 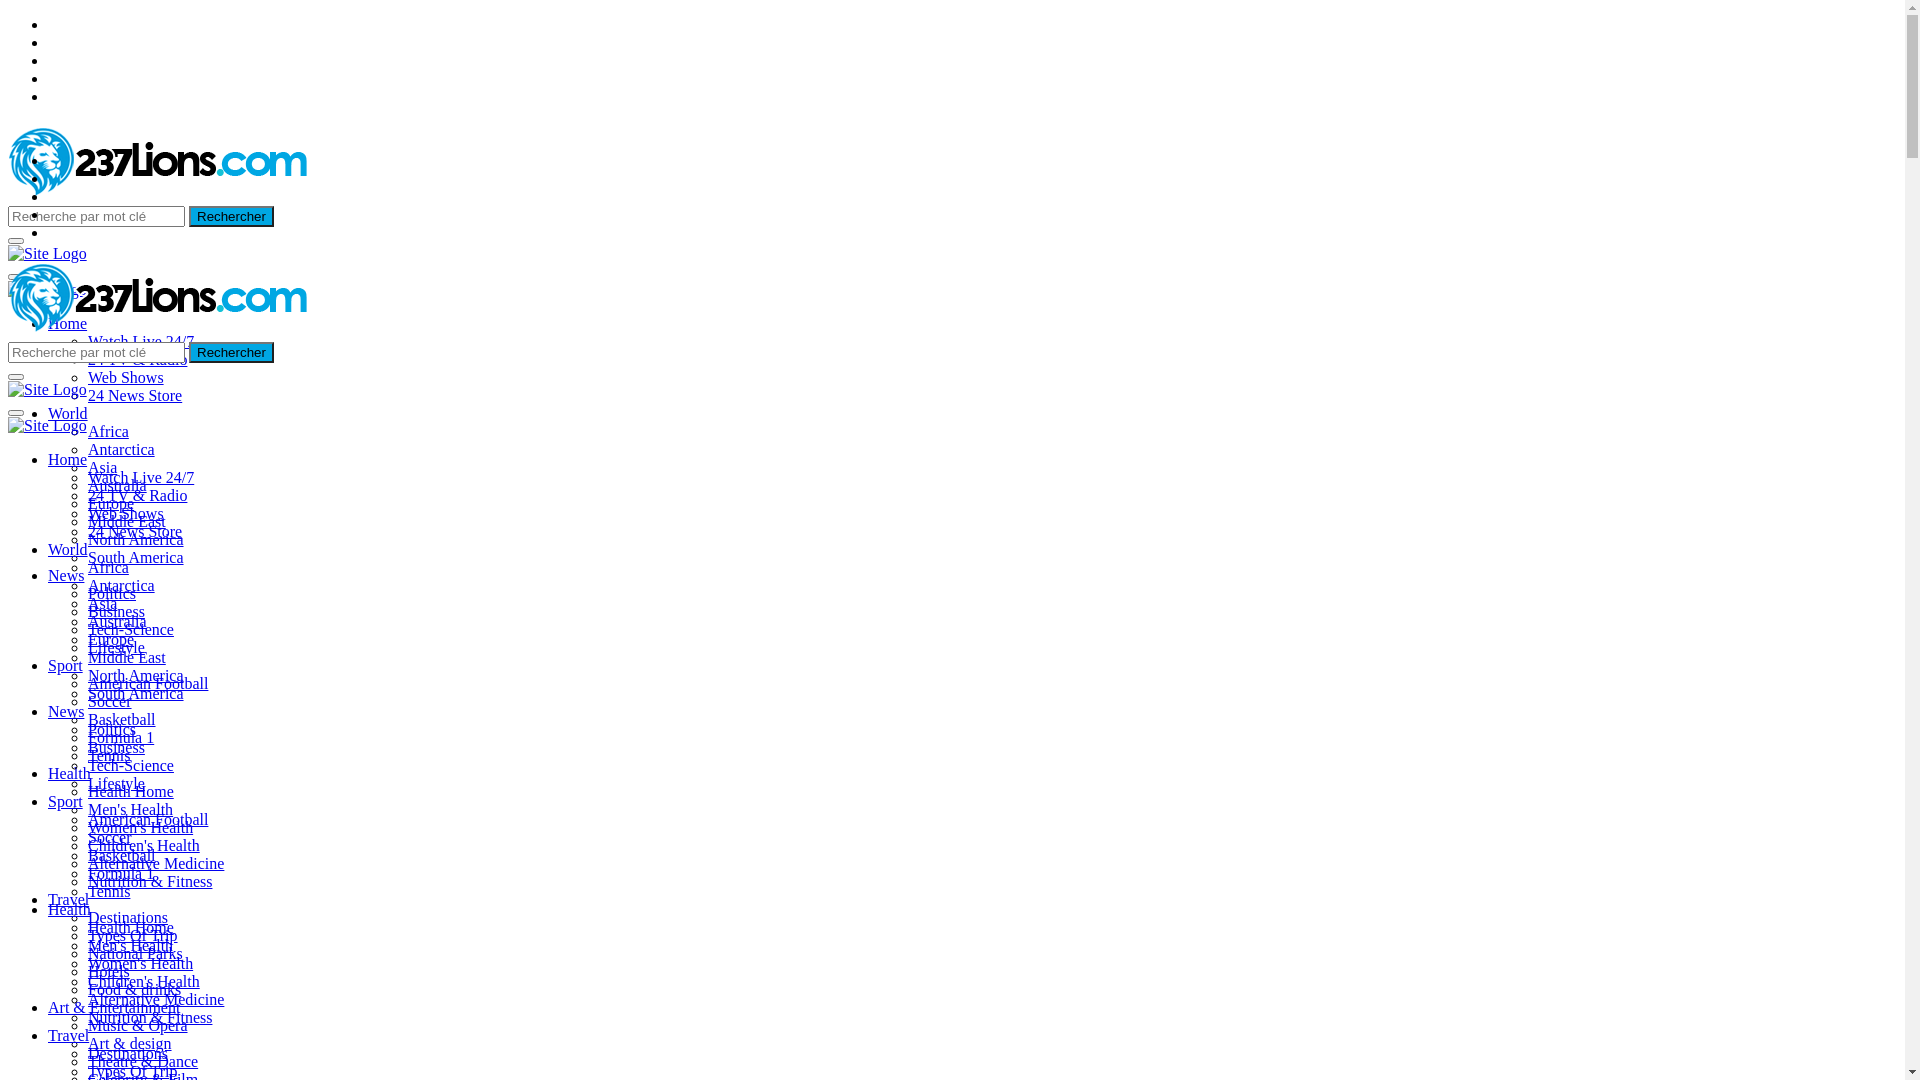 I want to click on 'Nutrition & Fitness', so click(x=148, y=1017).